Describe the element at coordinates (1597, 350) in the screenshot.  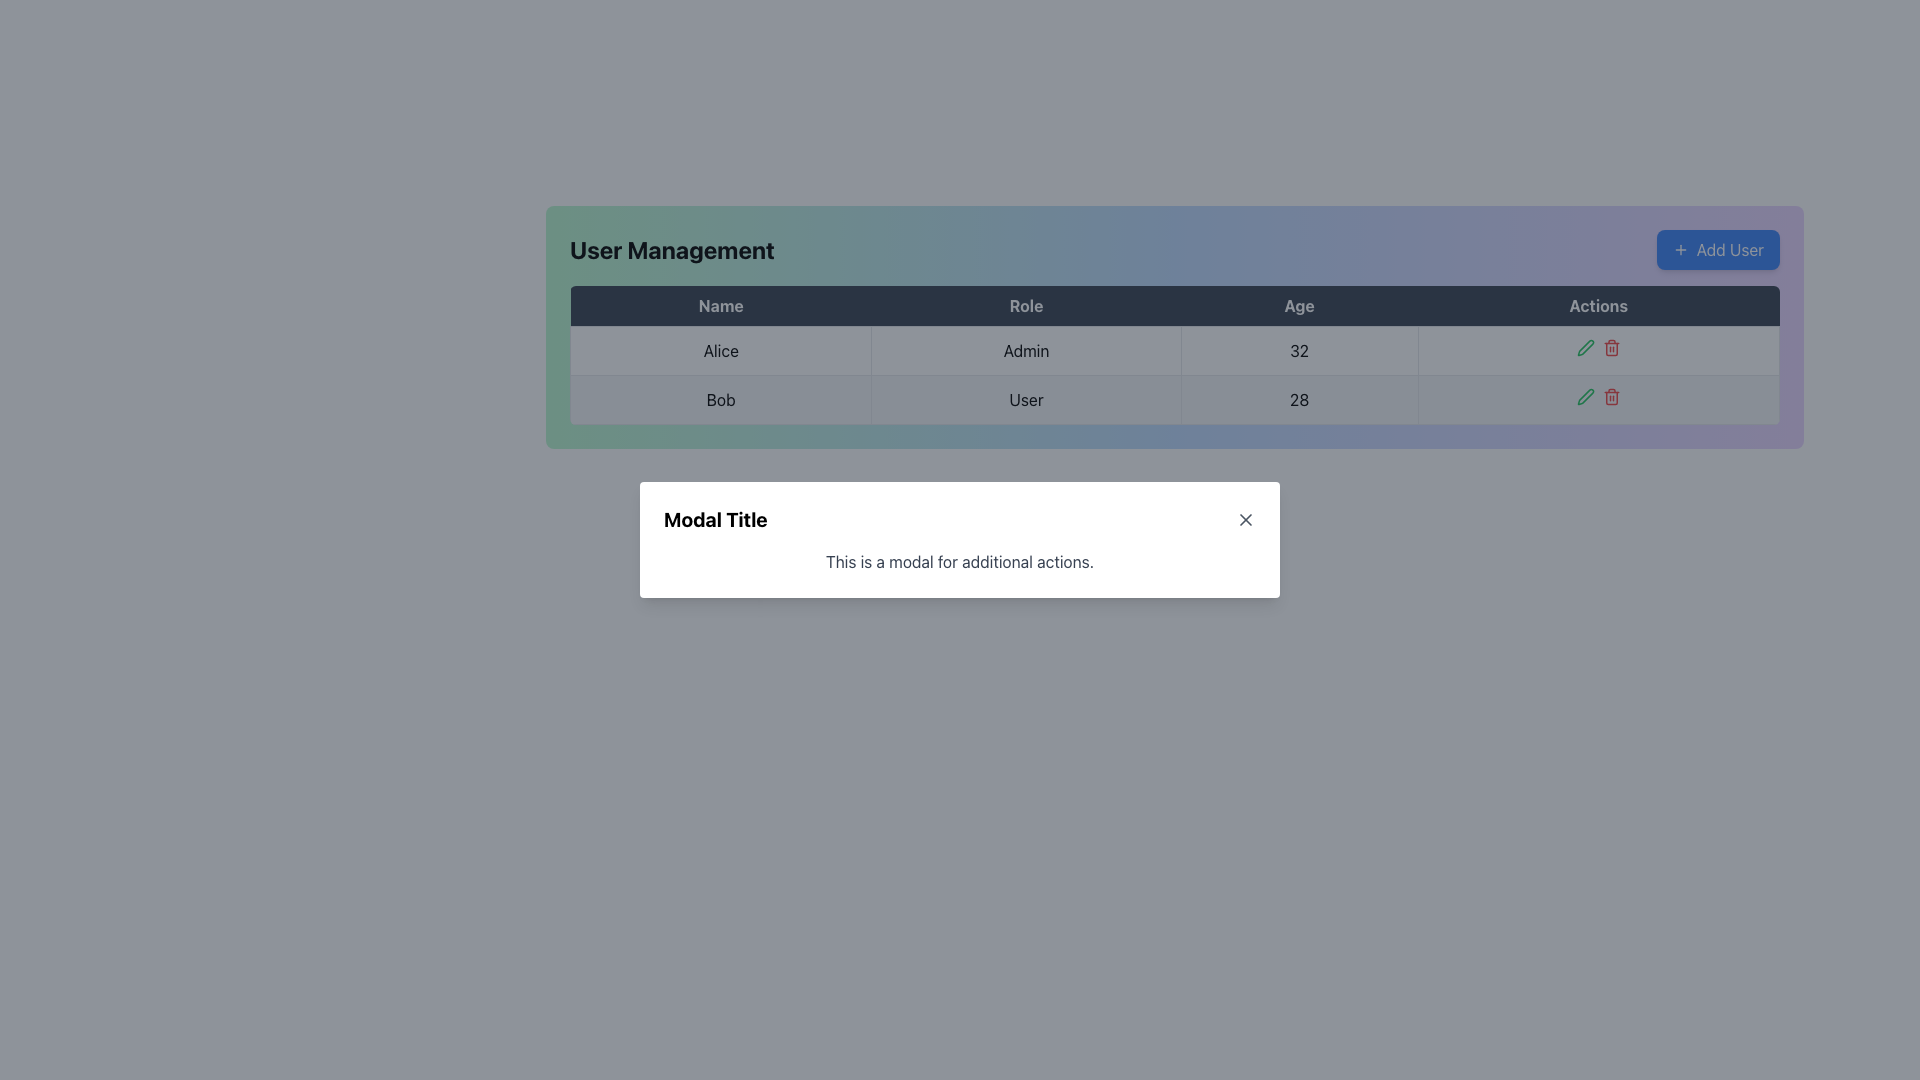
I see `the Action cell containing the green pencil and red trash can icons in the table row for user 'Alice'` at that location.